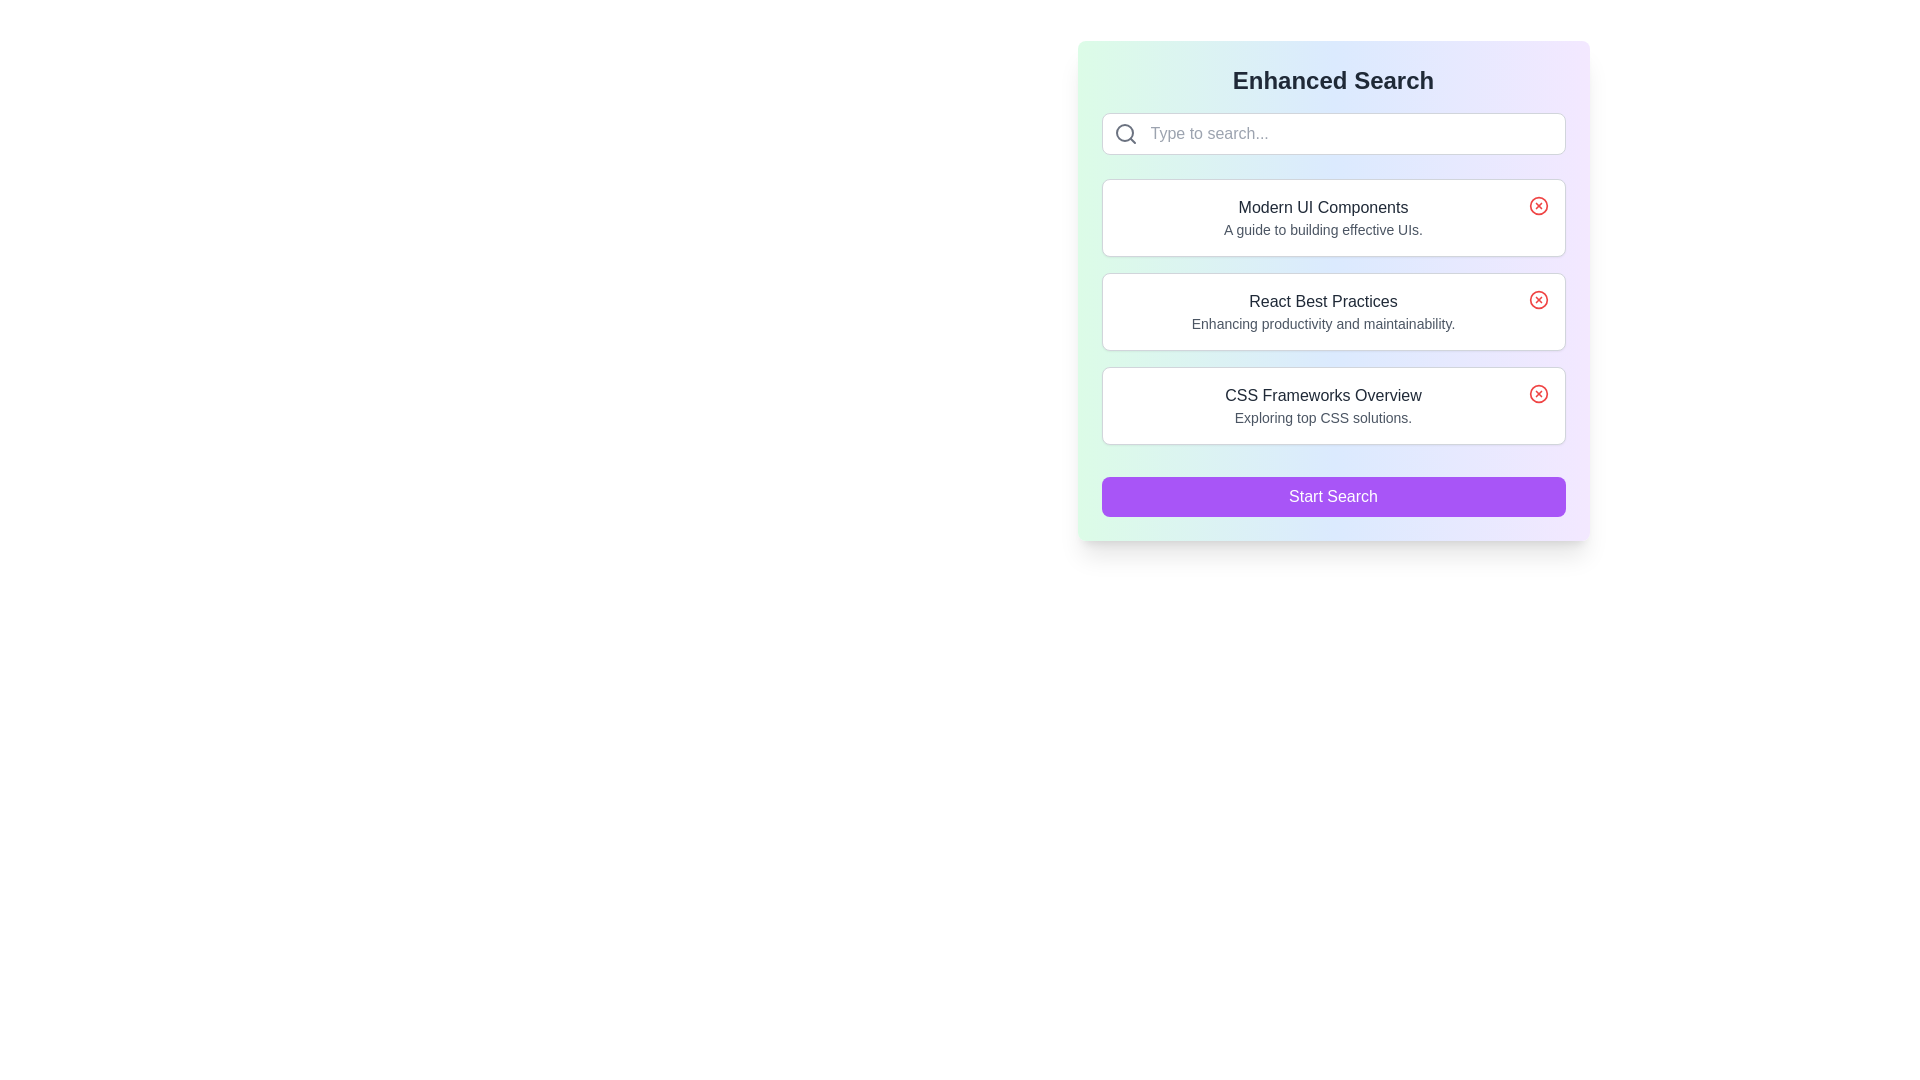  What do you see at coordinates (1537, 393) in the screenshot?
I see `the delete button located in the upper-right corner of the 'CSS Frameworks Overview' card` at bounding box center [1537, 393].